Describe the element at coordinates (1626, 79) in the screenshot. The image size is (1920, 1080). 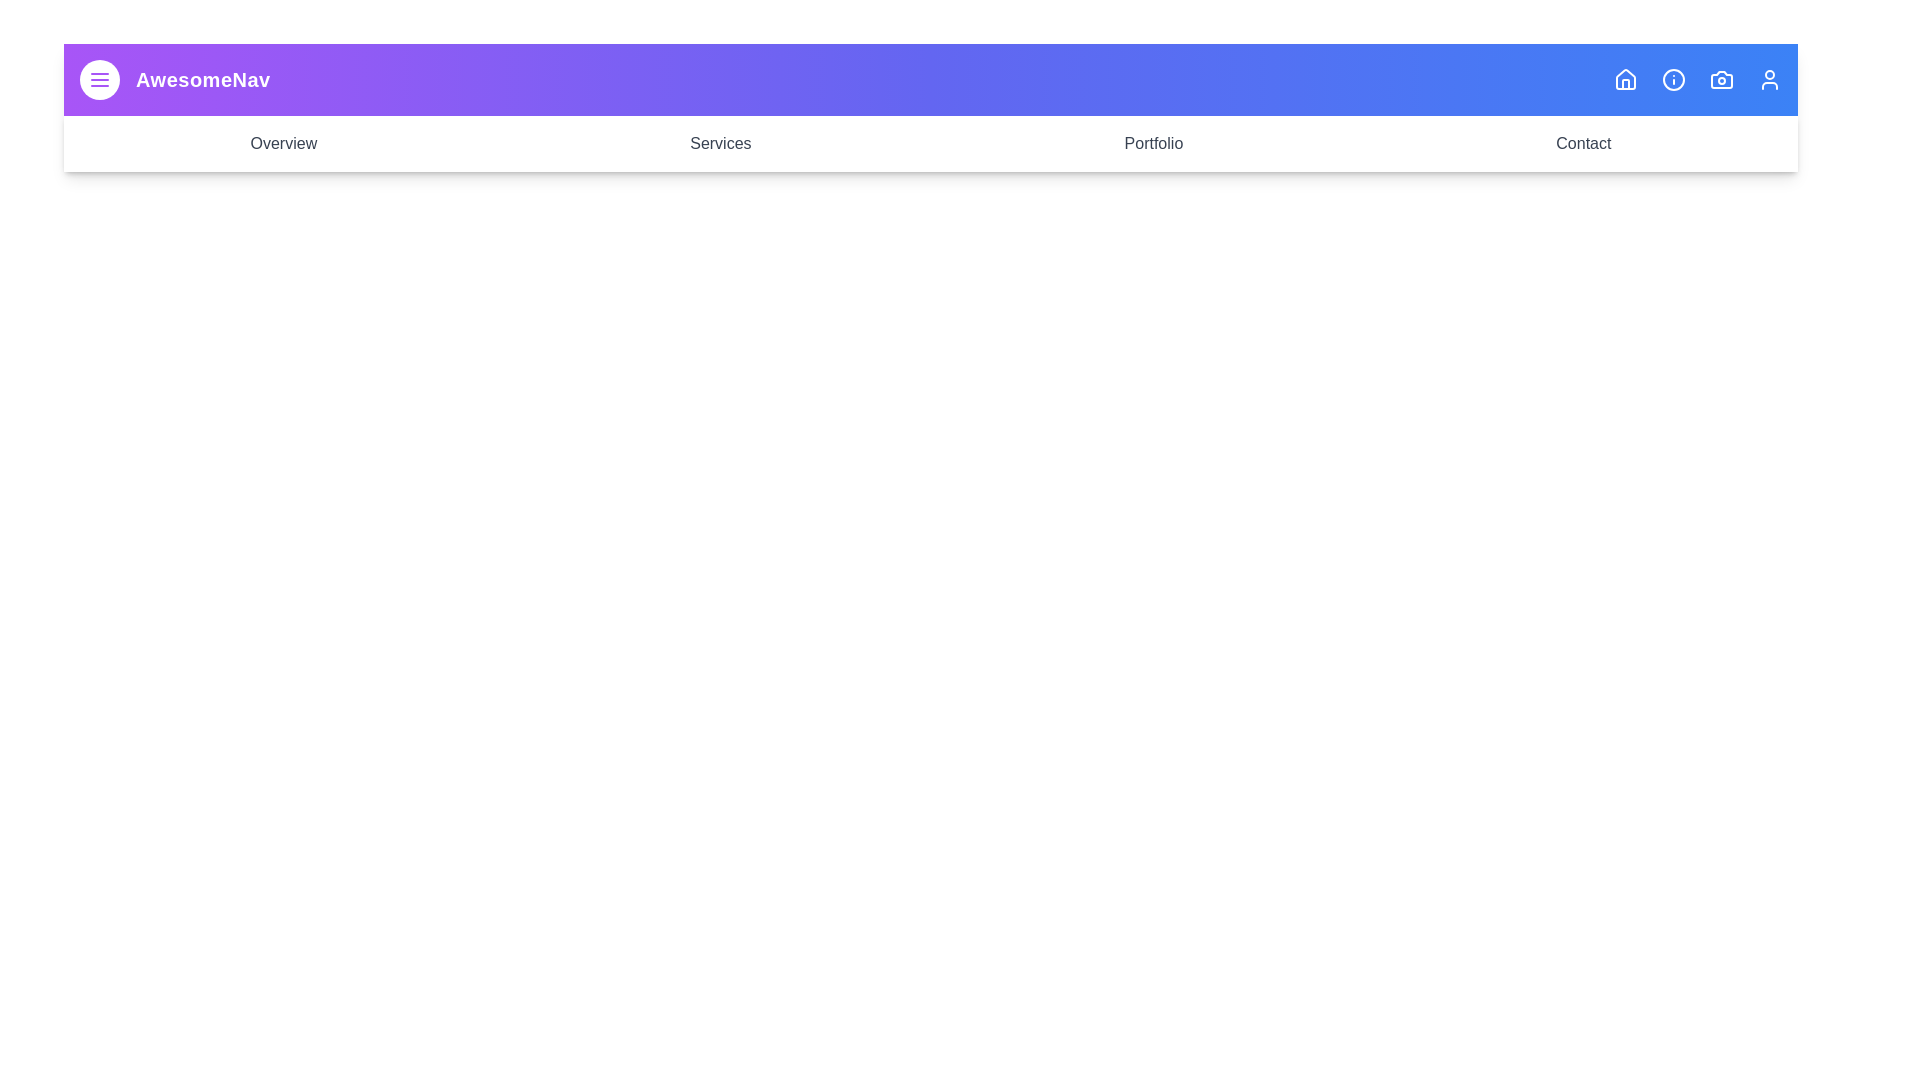
I see `the icon corresponding to Home to observe its hover effect` at that location.